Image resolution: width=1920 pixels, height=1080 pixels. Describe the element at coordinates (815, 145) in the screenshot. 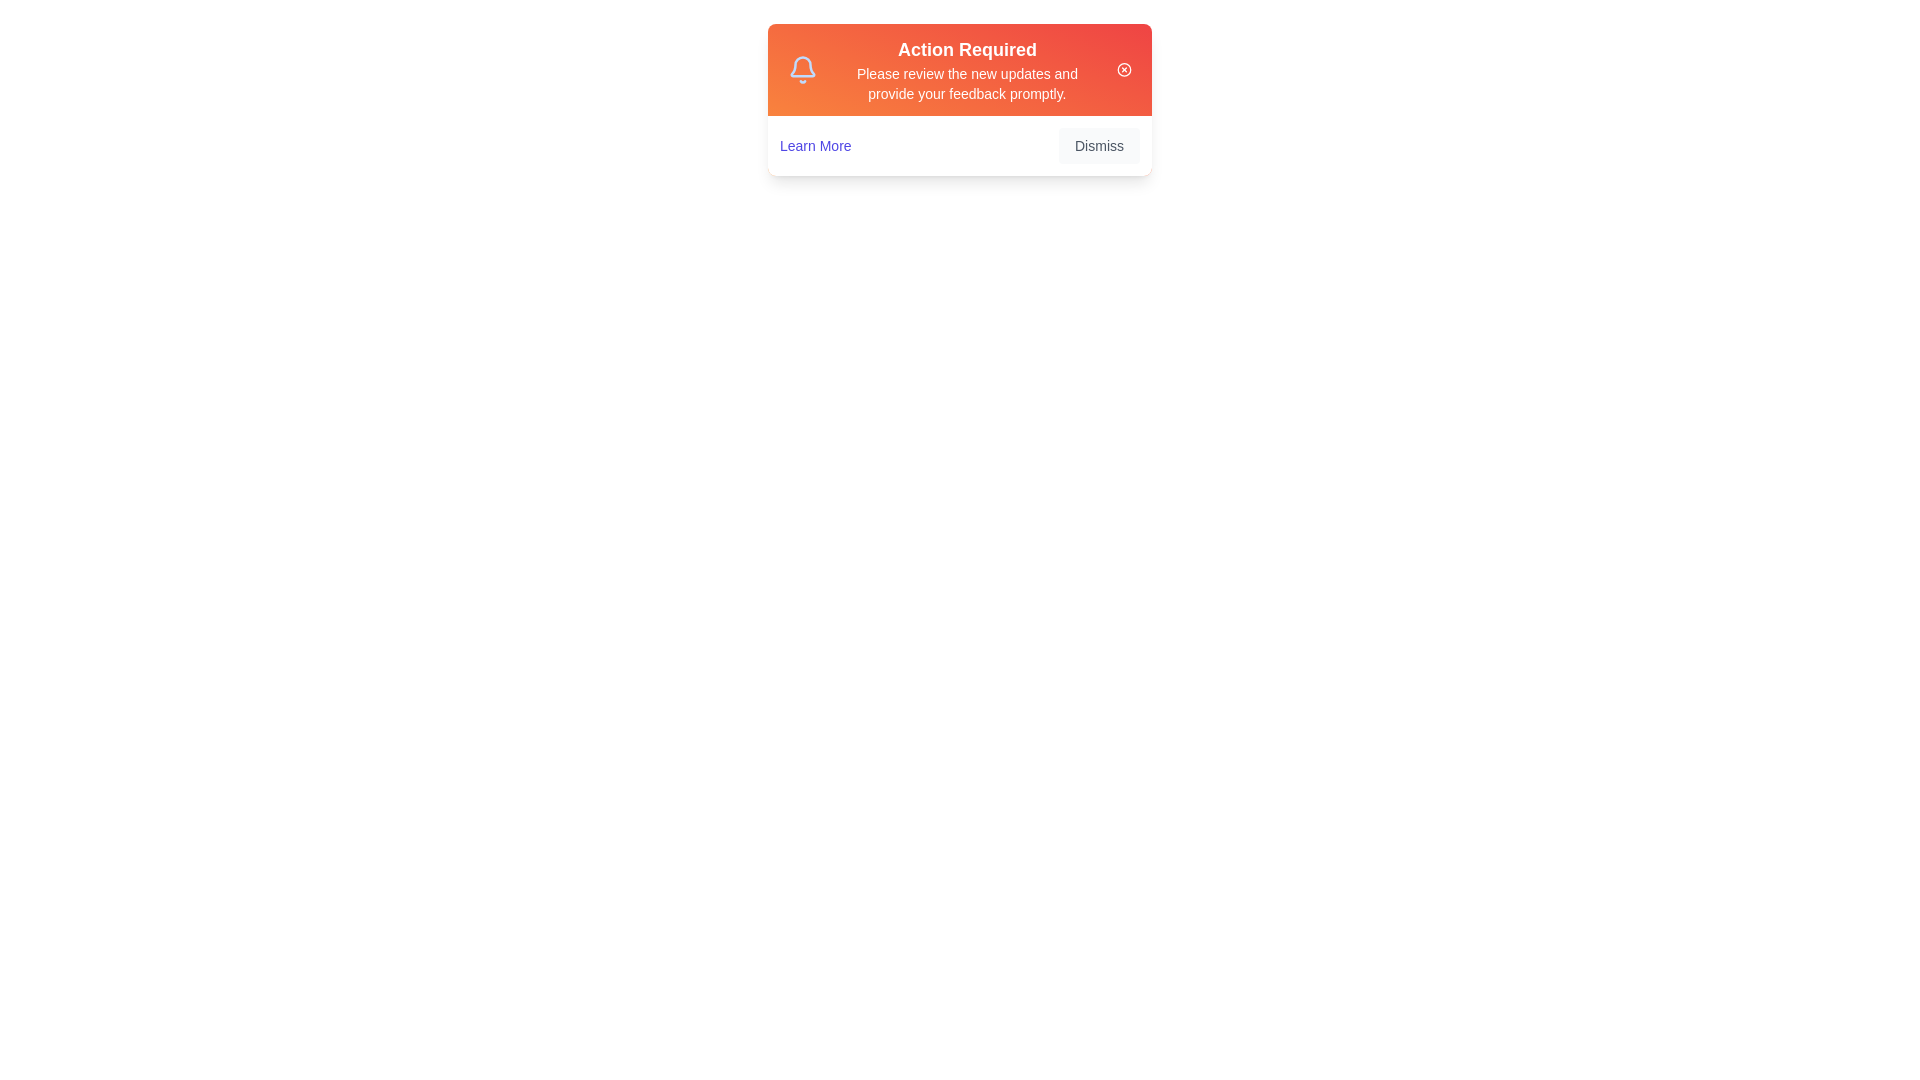

I see `the 'Learn More' button to access additional information` at that location.